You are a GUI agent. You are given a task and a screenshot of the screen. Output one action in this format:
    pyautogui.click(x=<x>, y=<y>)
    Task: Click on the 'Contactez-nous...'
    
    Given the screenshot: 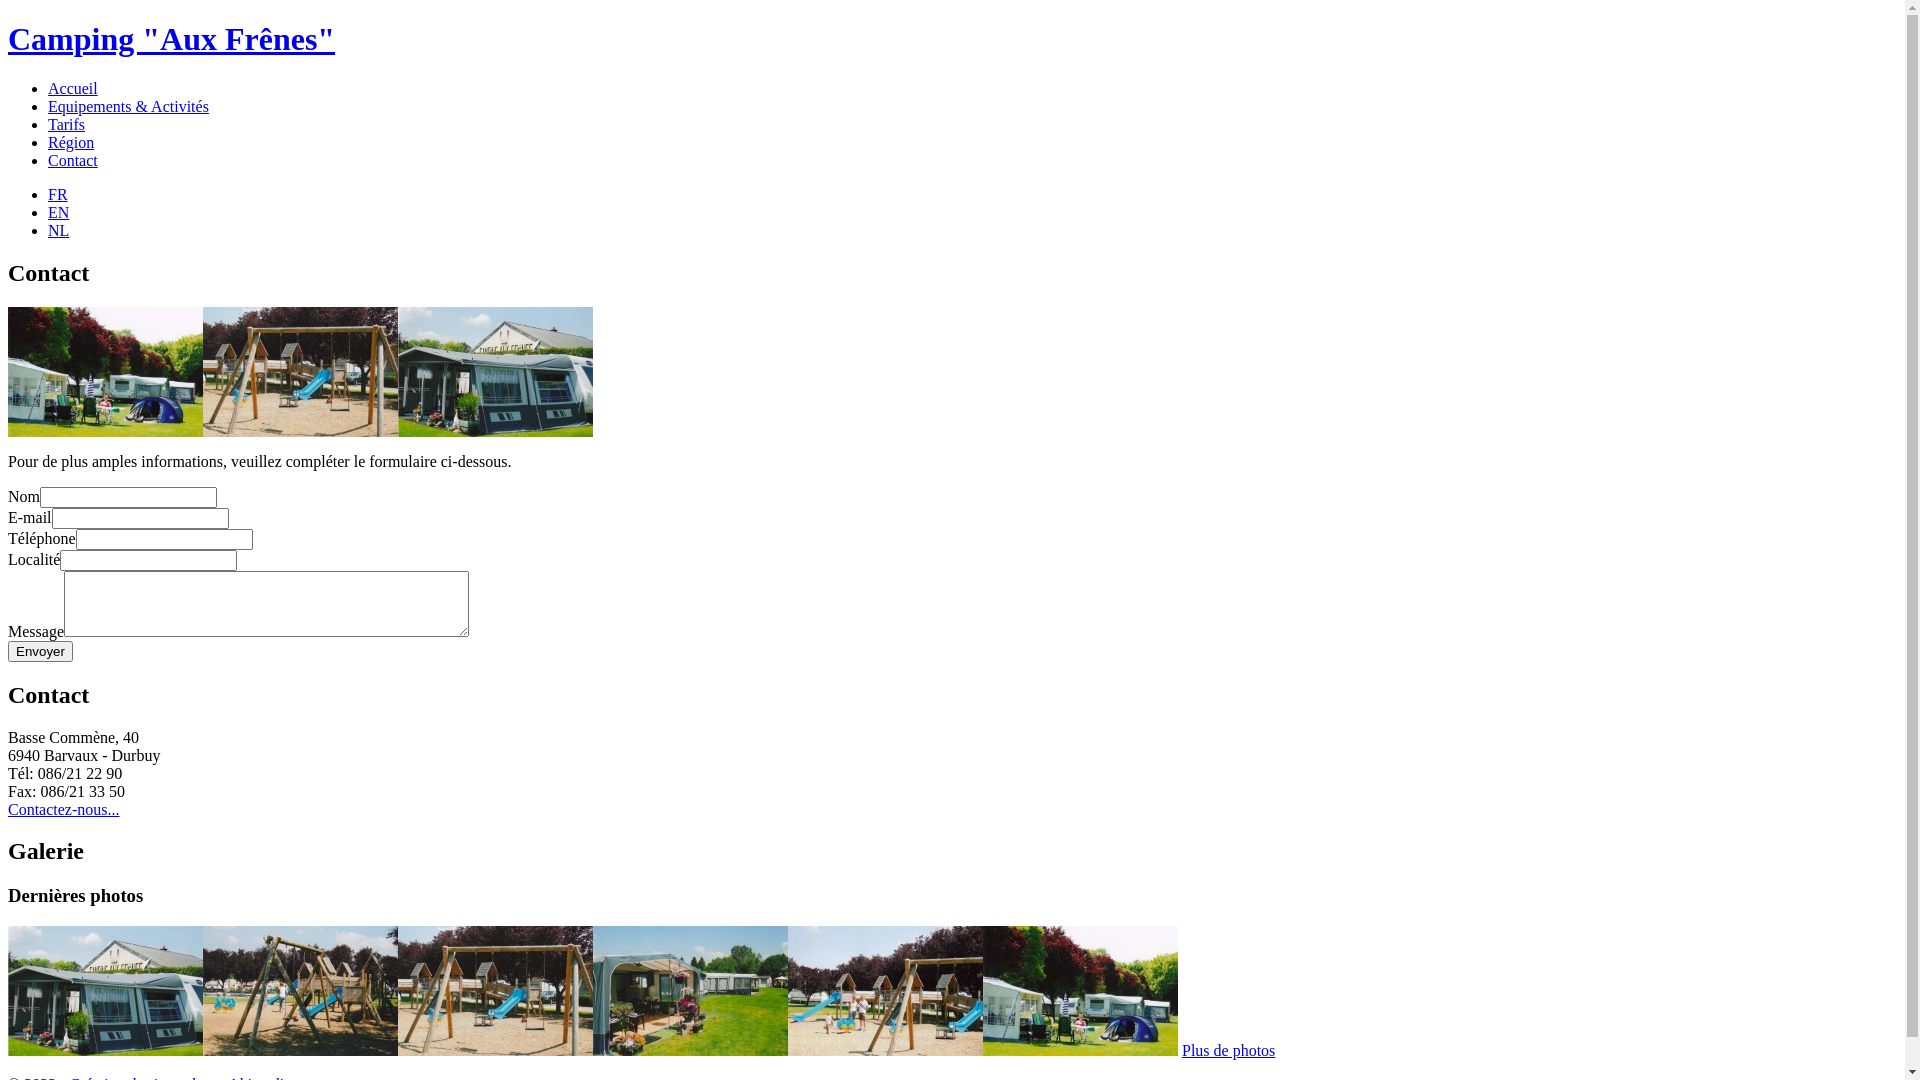 What is the action you would take?
    pyautogui.click(x=63, y=807)
    